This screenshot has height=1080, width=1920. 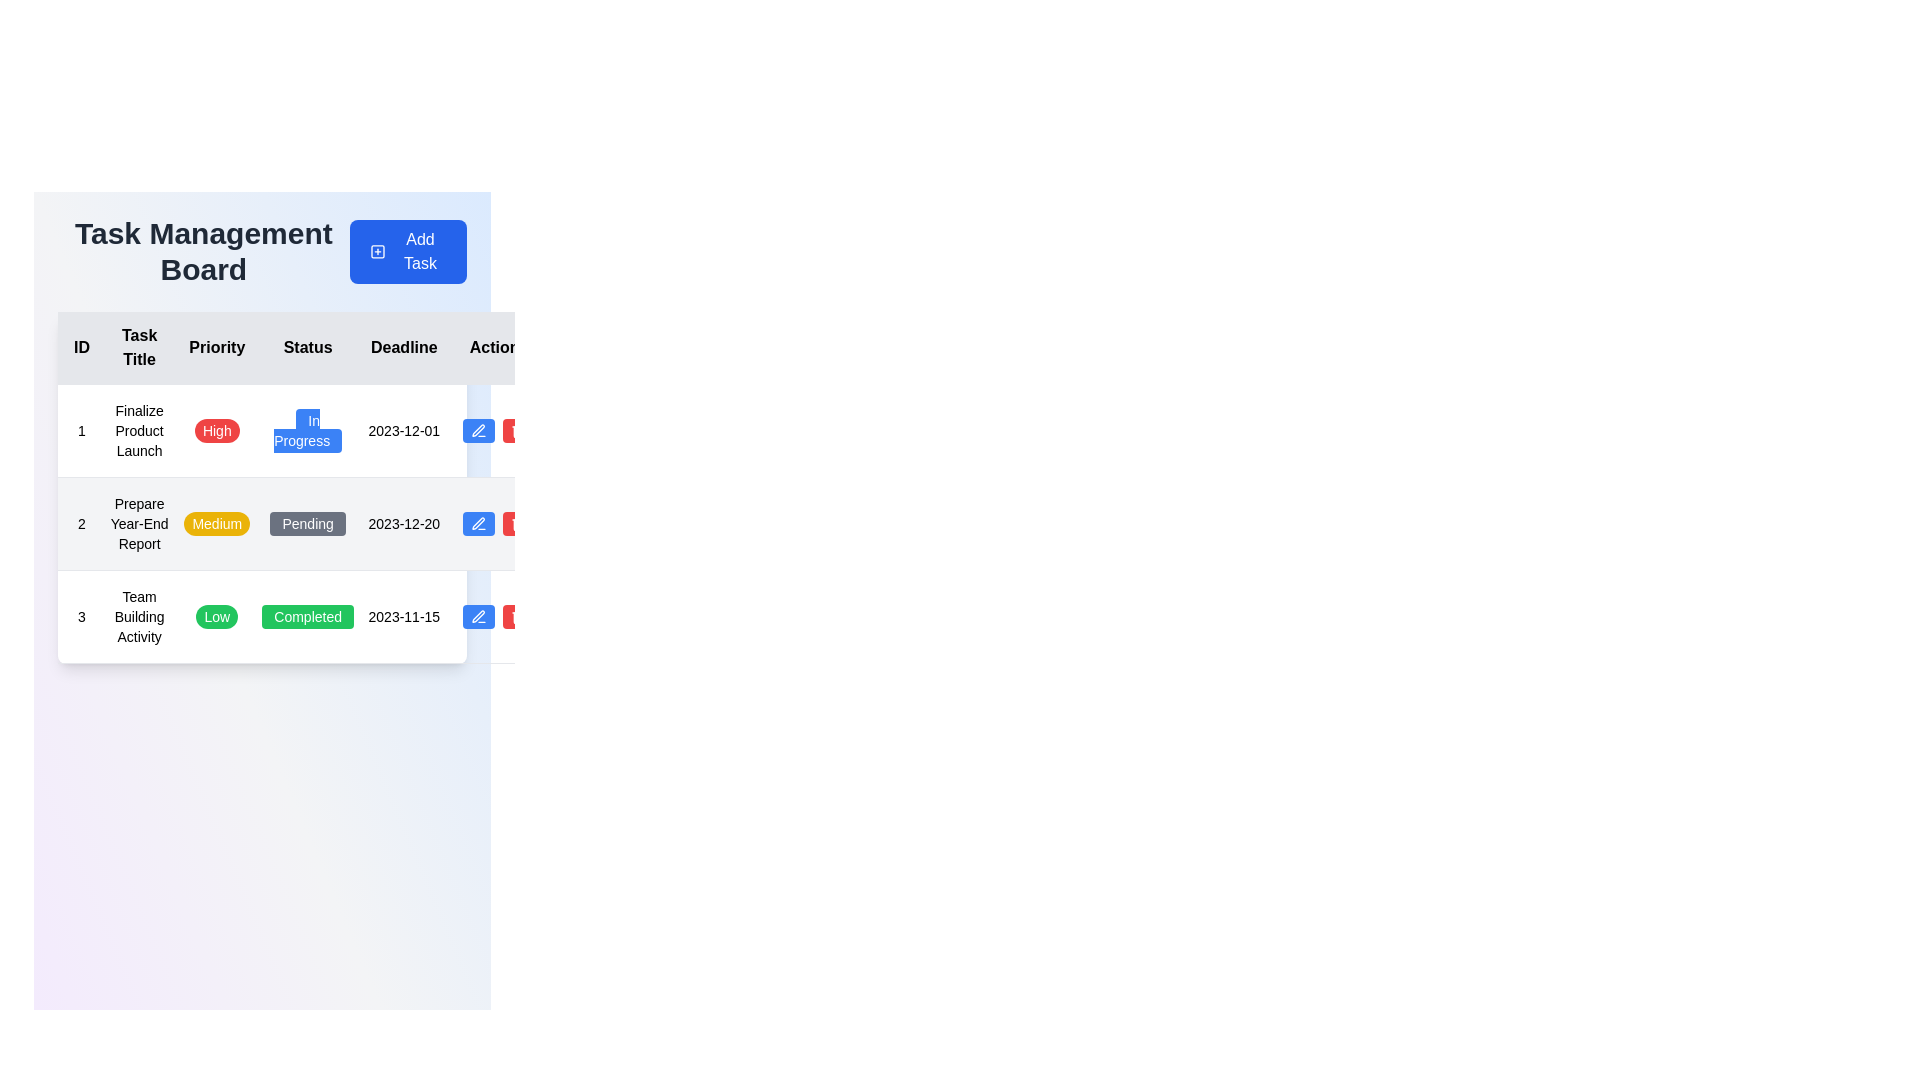 What do you see at coordinates (499, 523) in the screenshot?
I see `the blue pencil icon button in the 'Action' column of the 'Task Management Board' interface for the task 'Prepare Year-End Report'` at bounding box center [499, 523].